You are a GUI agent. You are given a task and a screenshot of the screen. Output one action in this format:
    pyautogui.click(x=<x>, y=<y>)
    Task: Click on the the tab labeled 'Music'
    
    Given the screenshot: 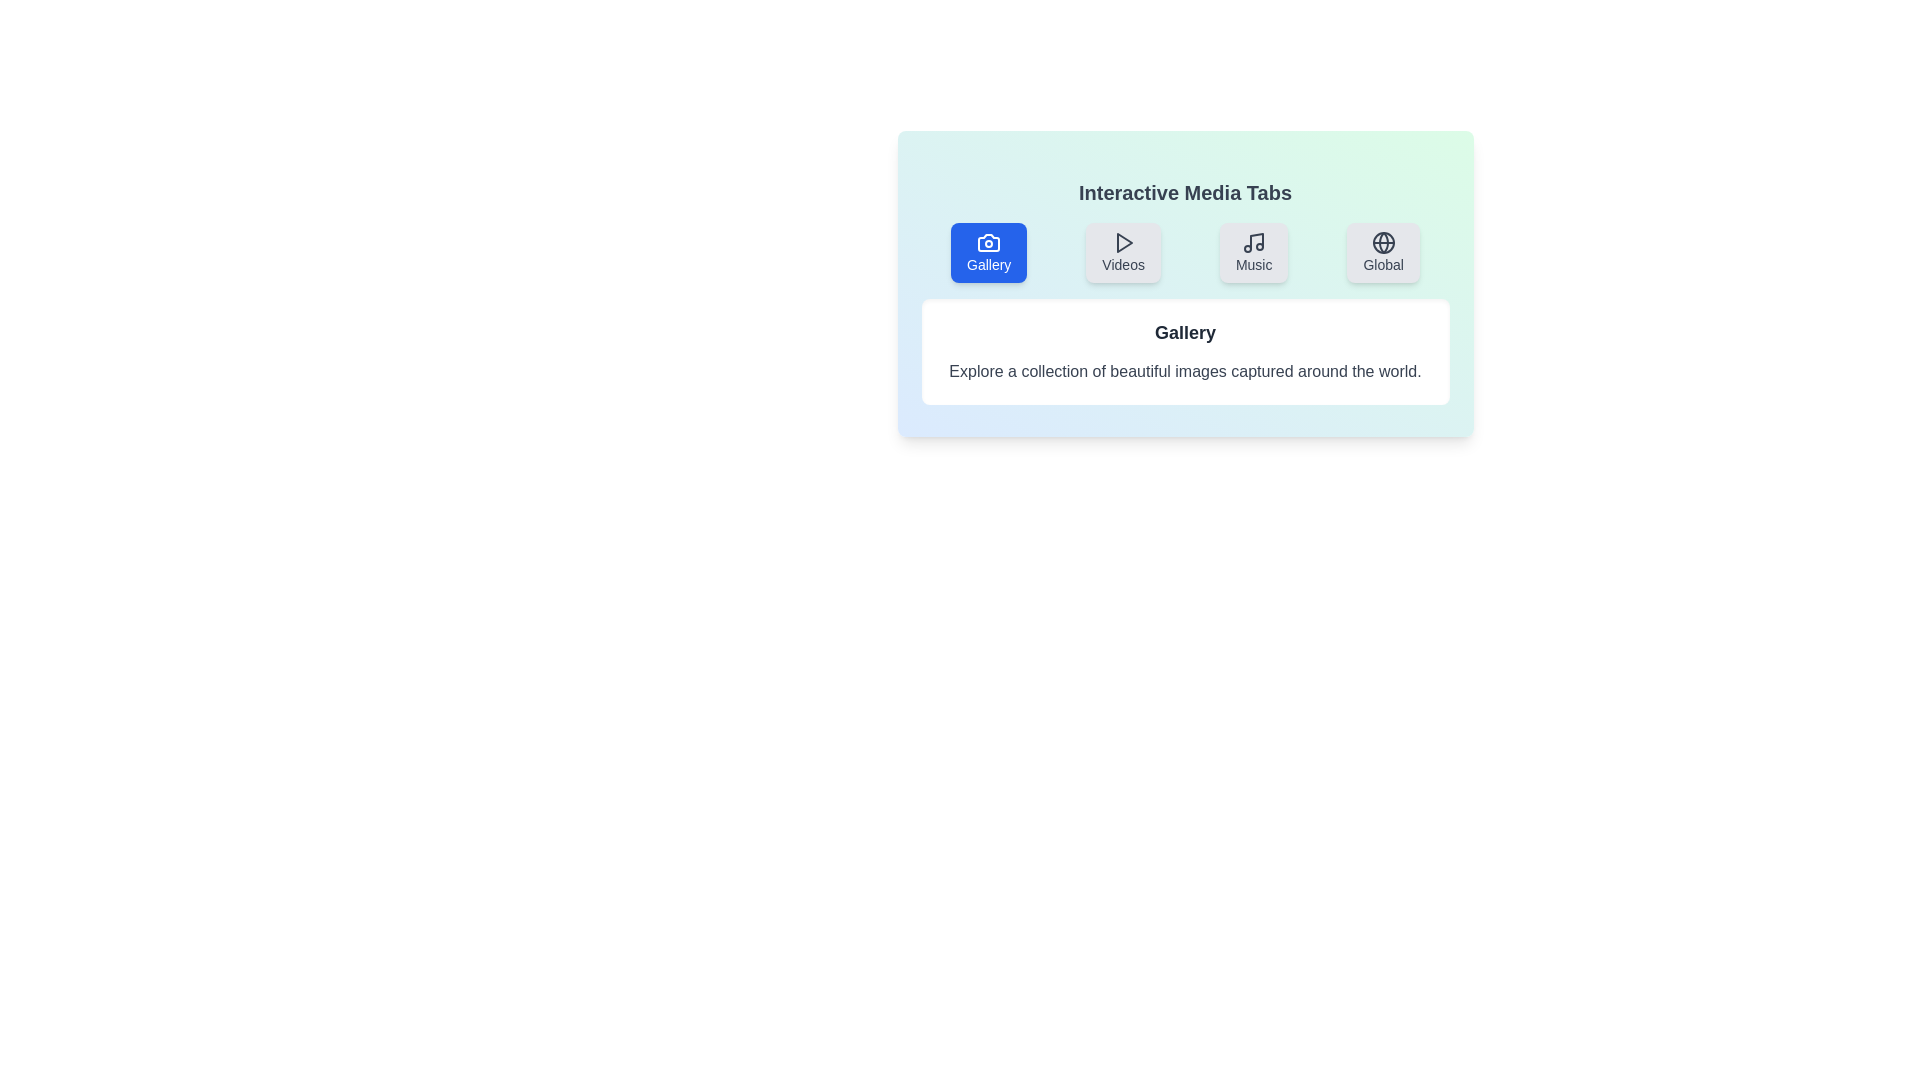 What is the action you would take?
    pyautogui.click(x=1253, y=252)
    